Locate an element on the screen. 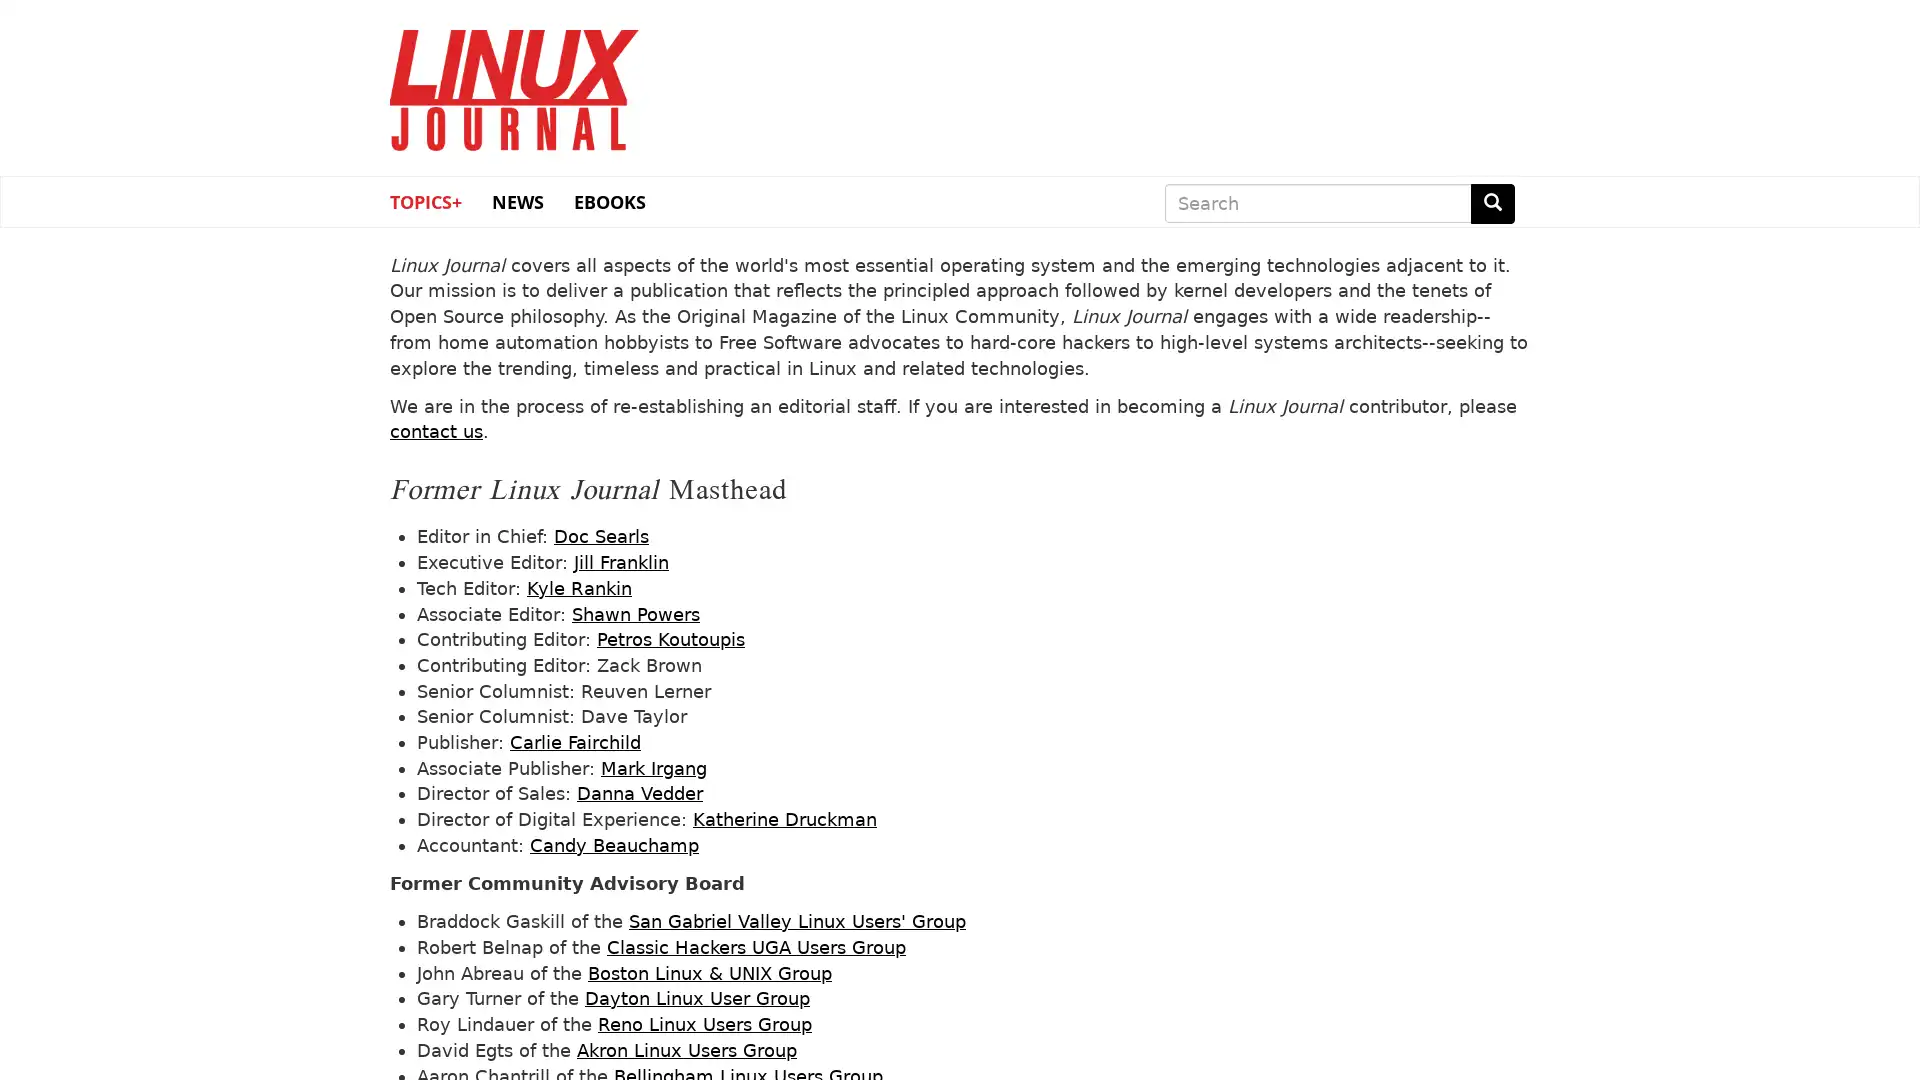  Search is located at coordinates (1492, 203).